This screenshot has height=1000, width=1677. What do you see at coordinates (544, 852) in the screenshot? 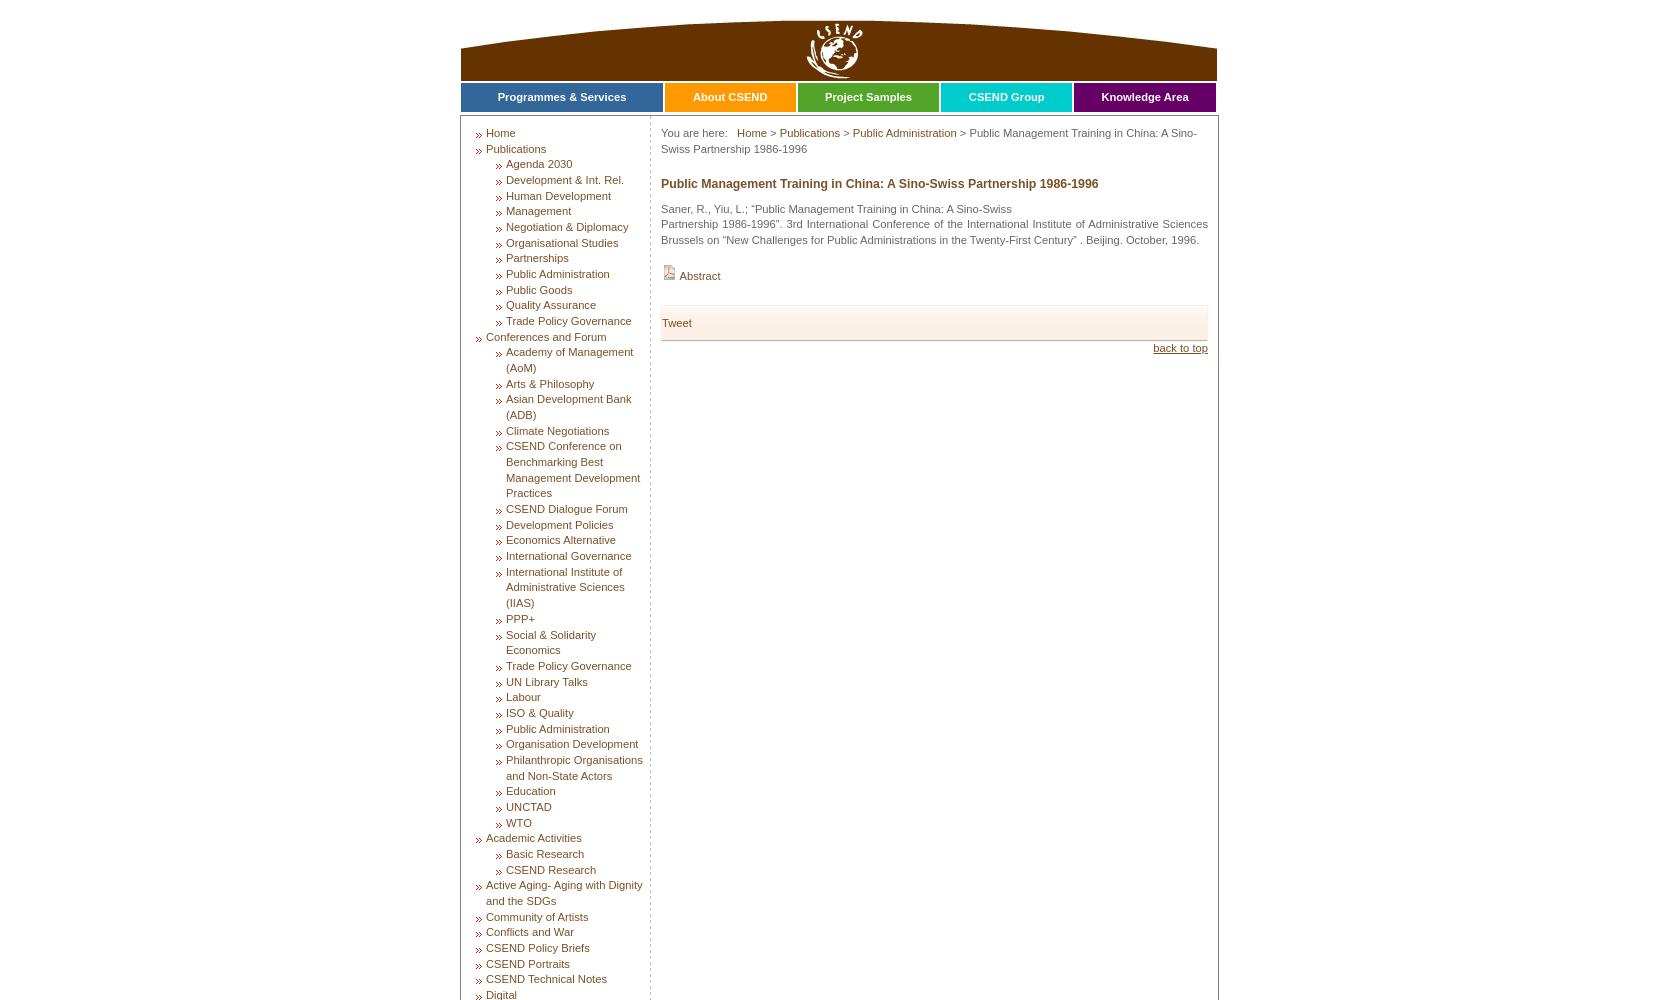
I see `'Basic Research'` at bounding box center [544, 852].